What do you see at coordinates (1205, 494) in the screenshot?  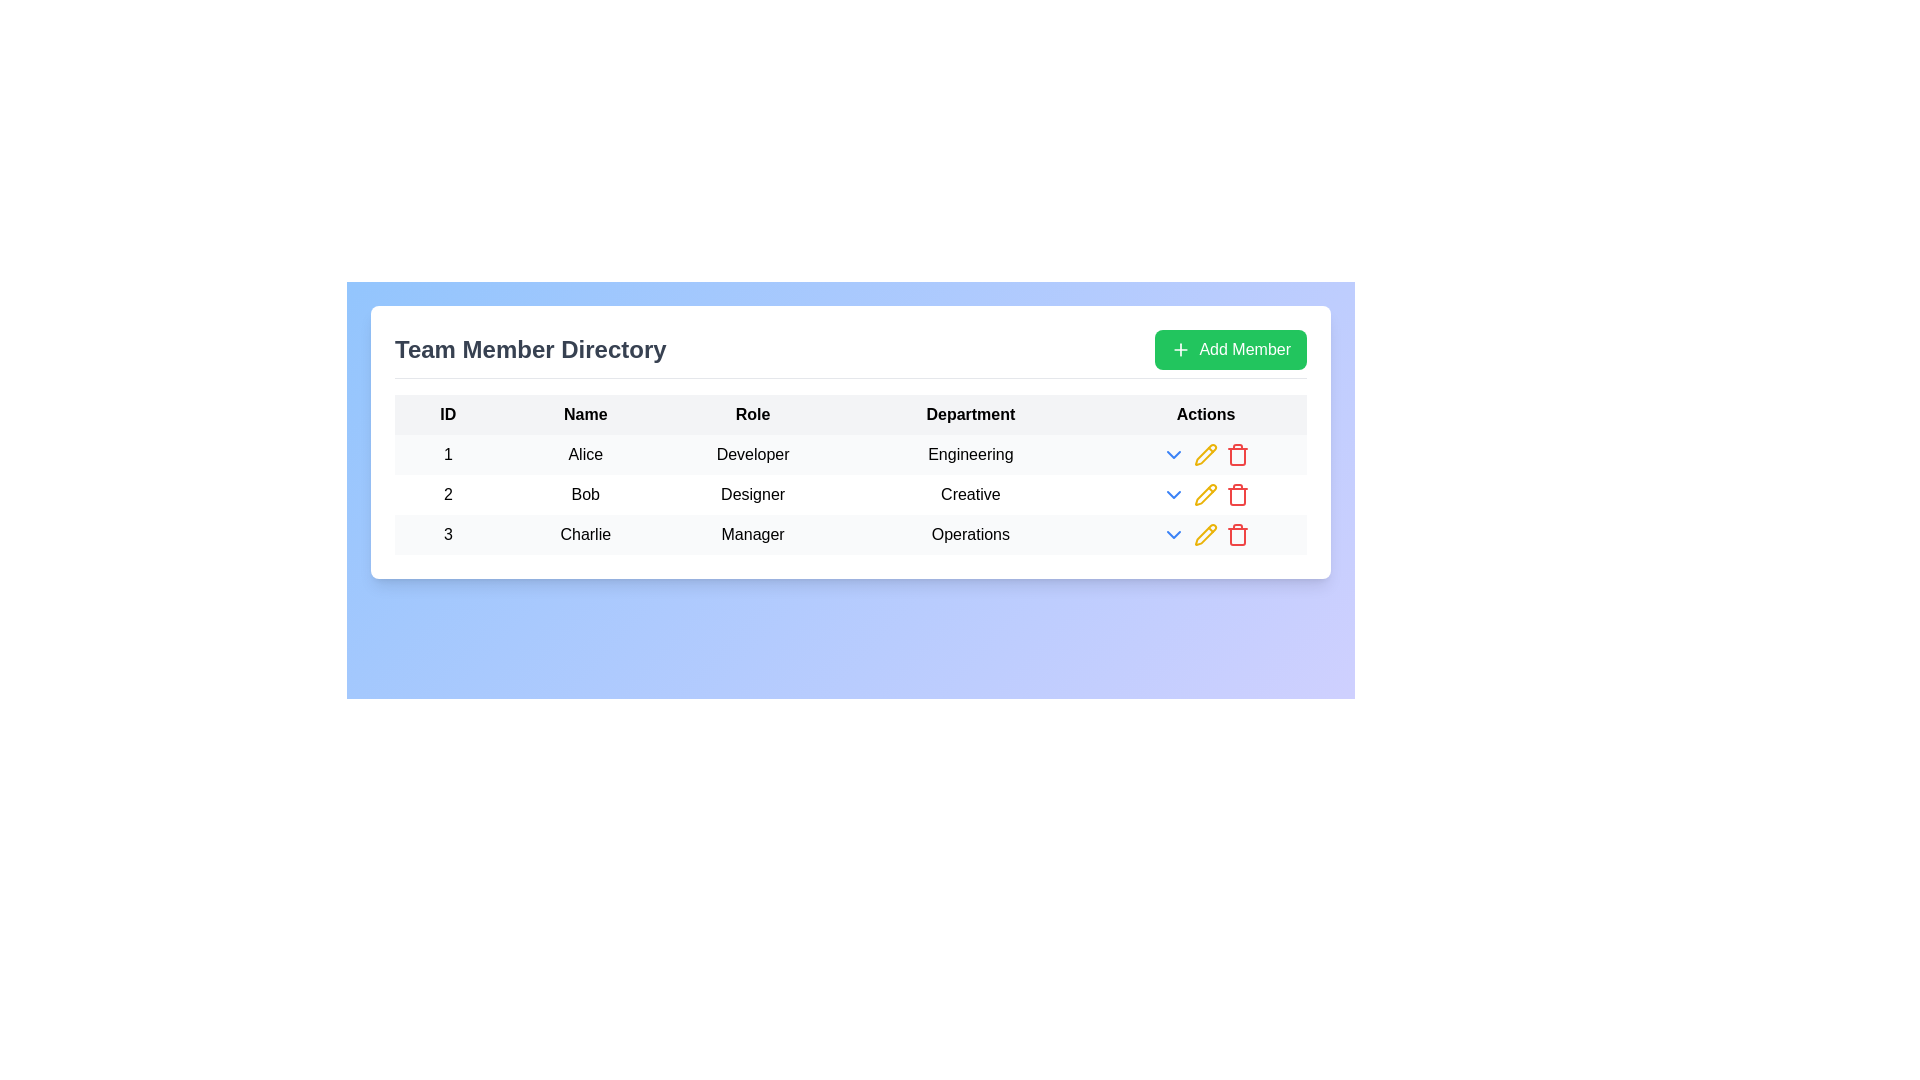 I see `the editing button located in the 'Actions' column of the second row of the directory table, which corresponds to the entry with 'Bob' in the 'Name' field` at bounding box center [1205, 494].